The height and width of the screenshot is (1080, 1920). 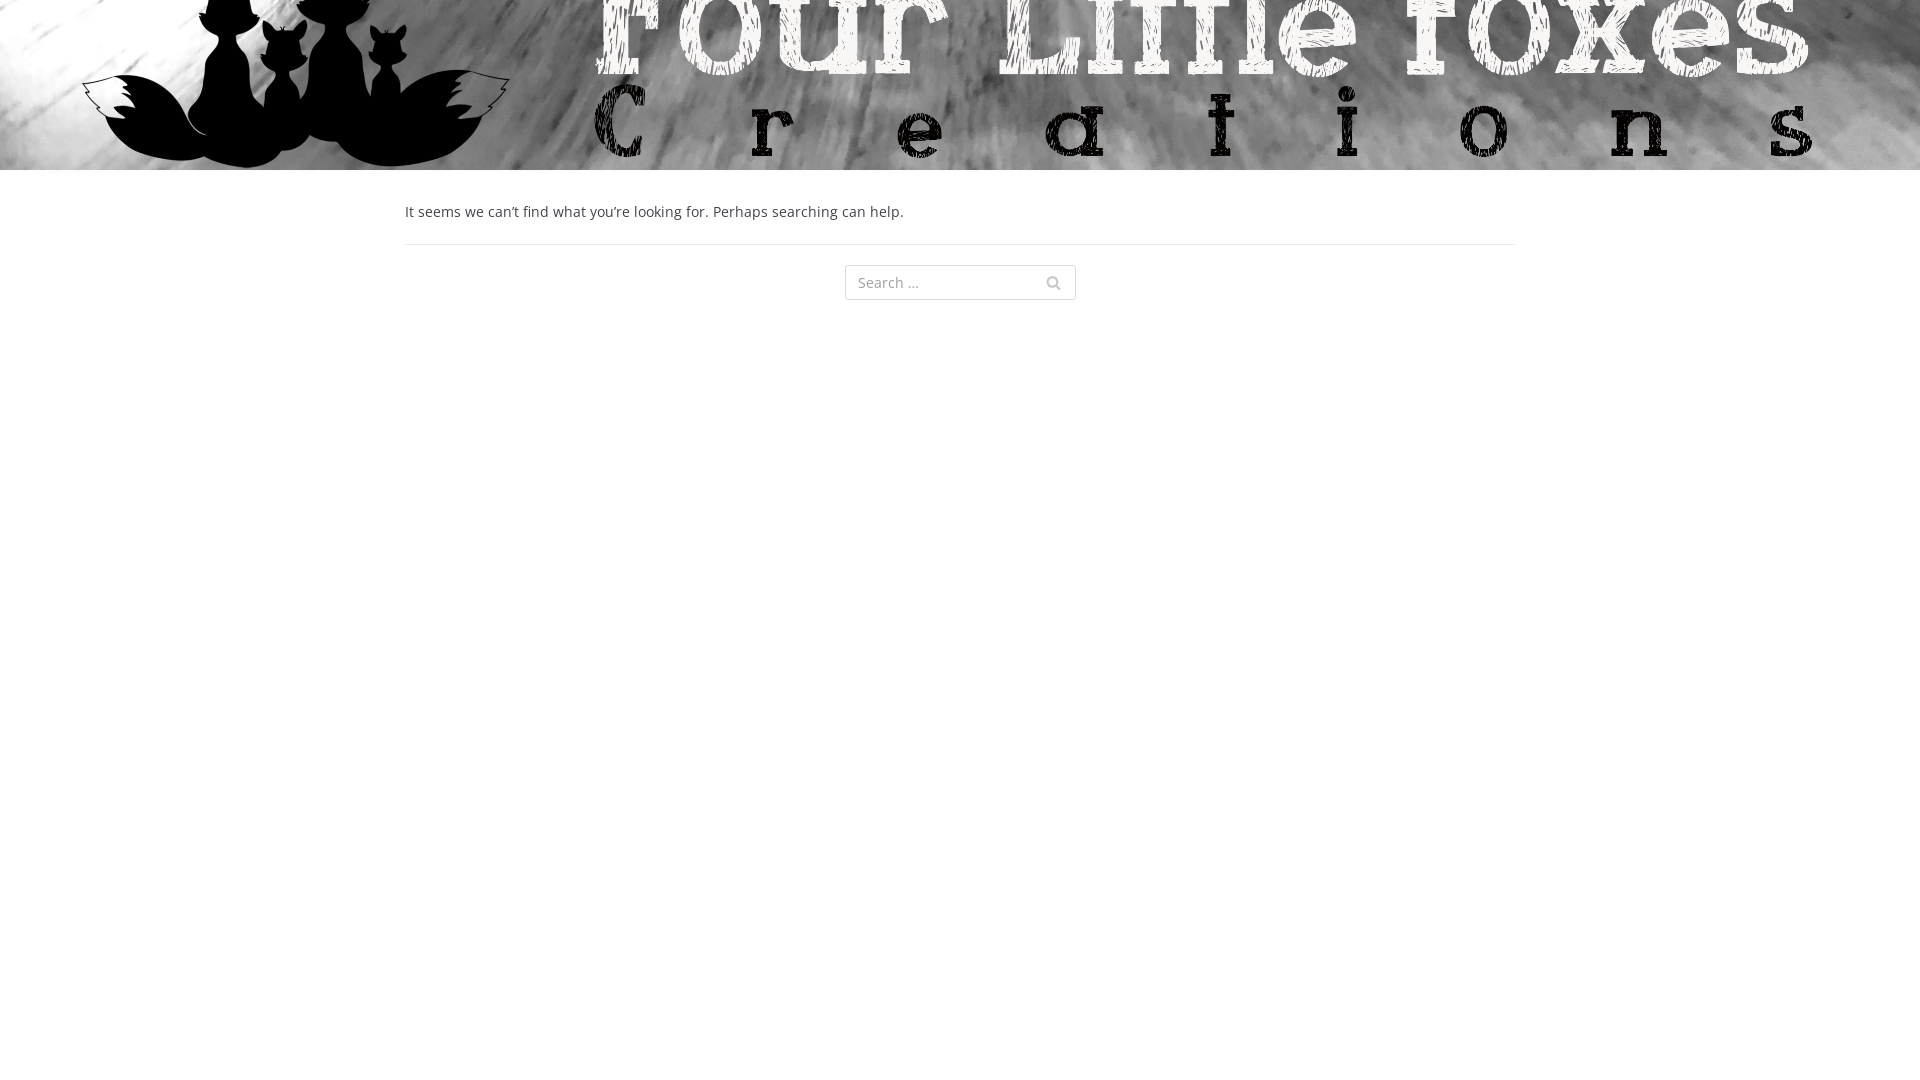 I want to click on 'Skip to content', so click(x=19, y=42).